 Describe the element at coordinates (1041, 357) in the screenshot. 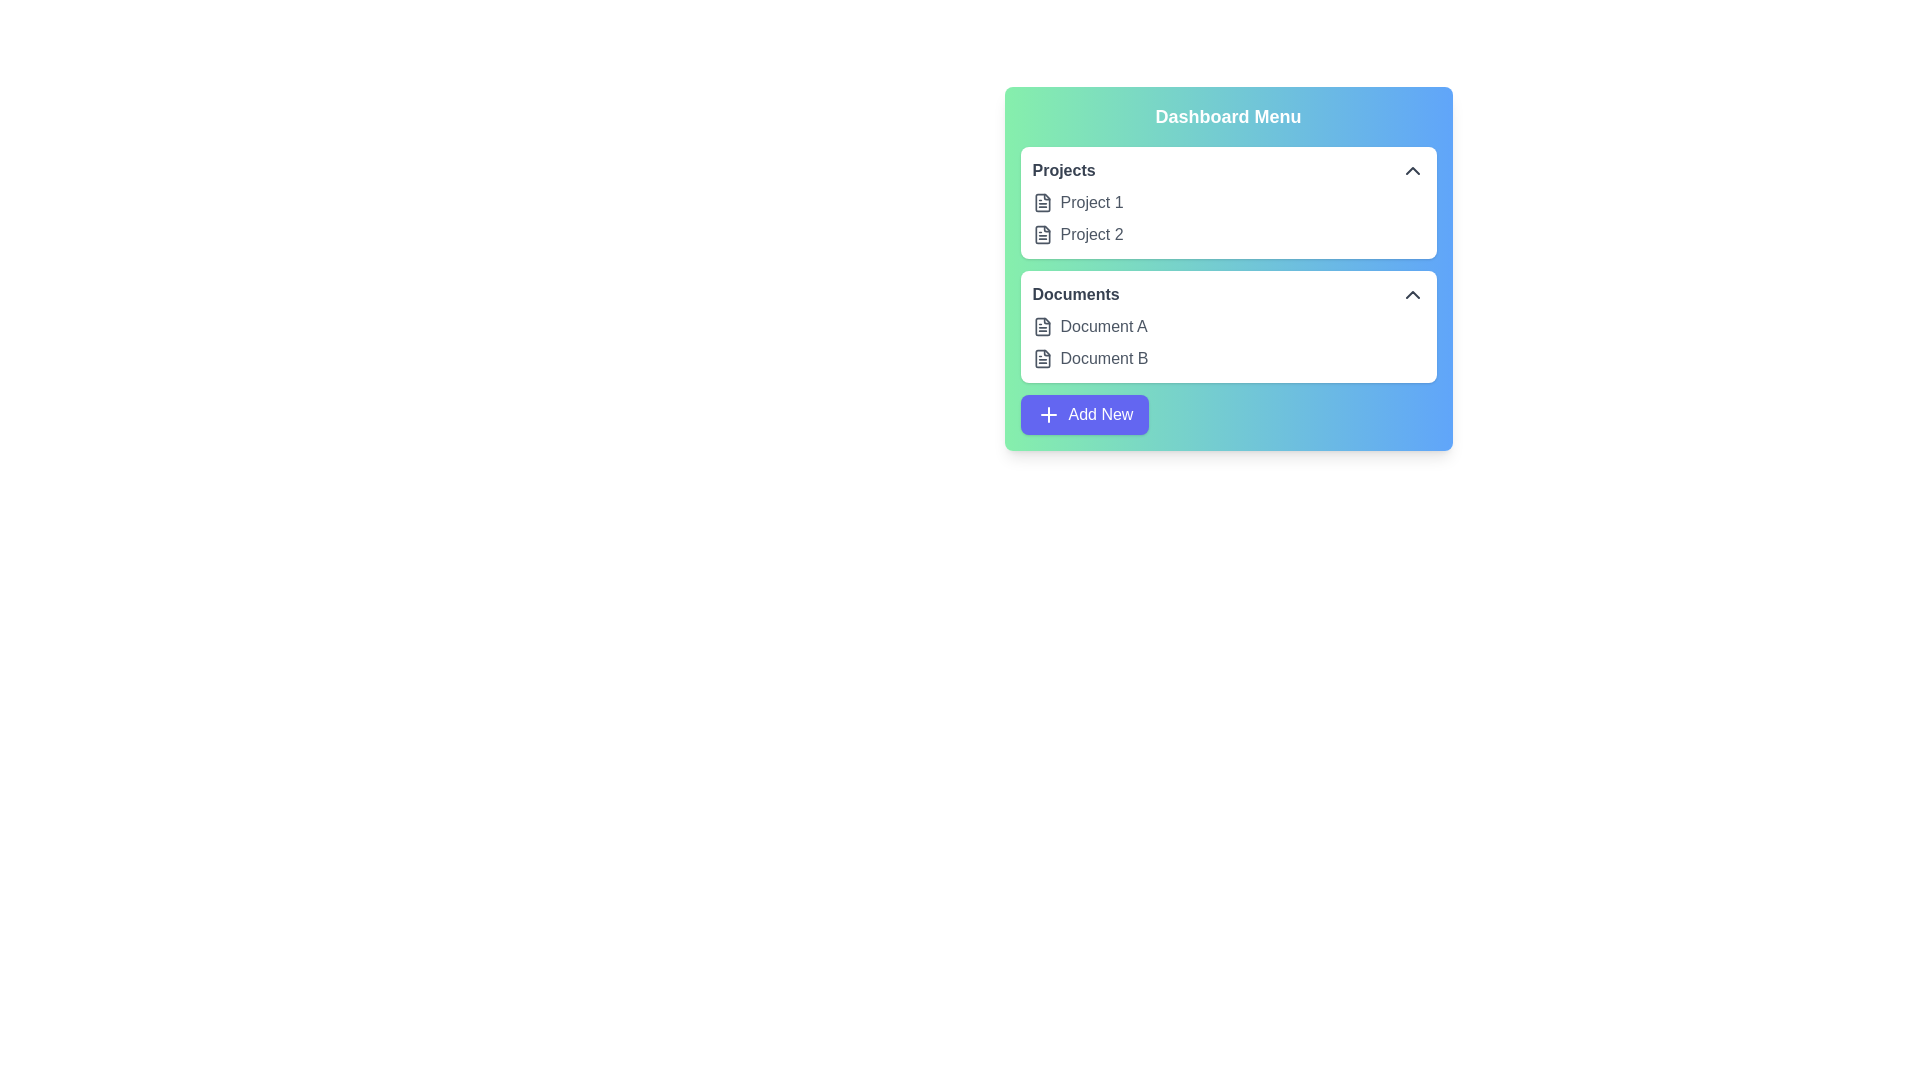

I see `the file named Document B in the list` at that location.